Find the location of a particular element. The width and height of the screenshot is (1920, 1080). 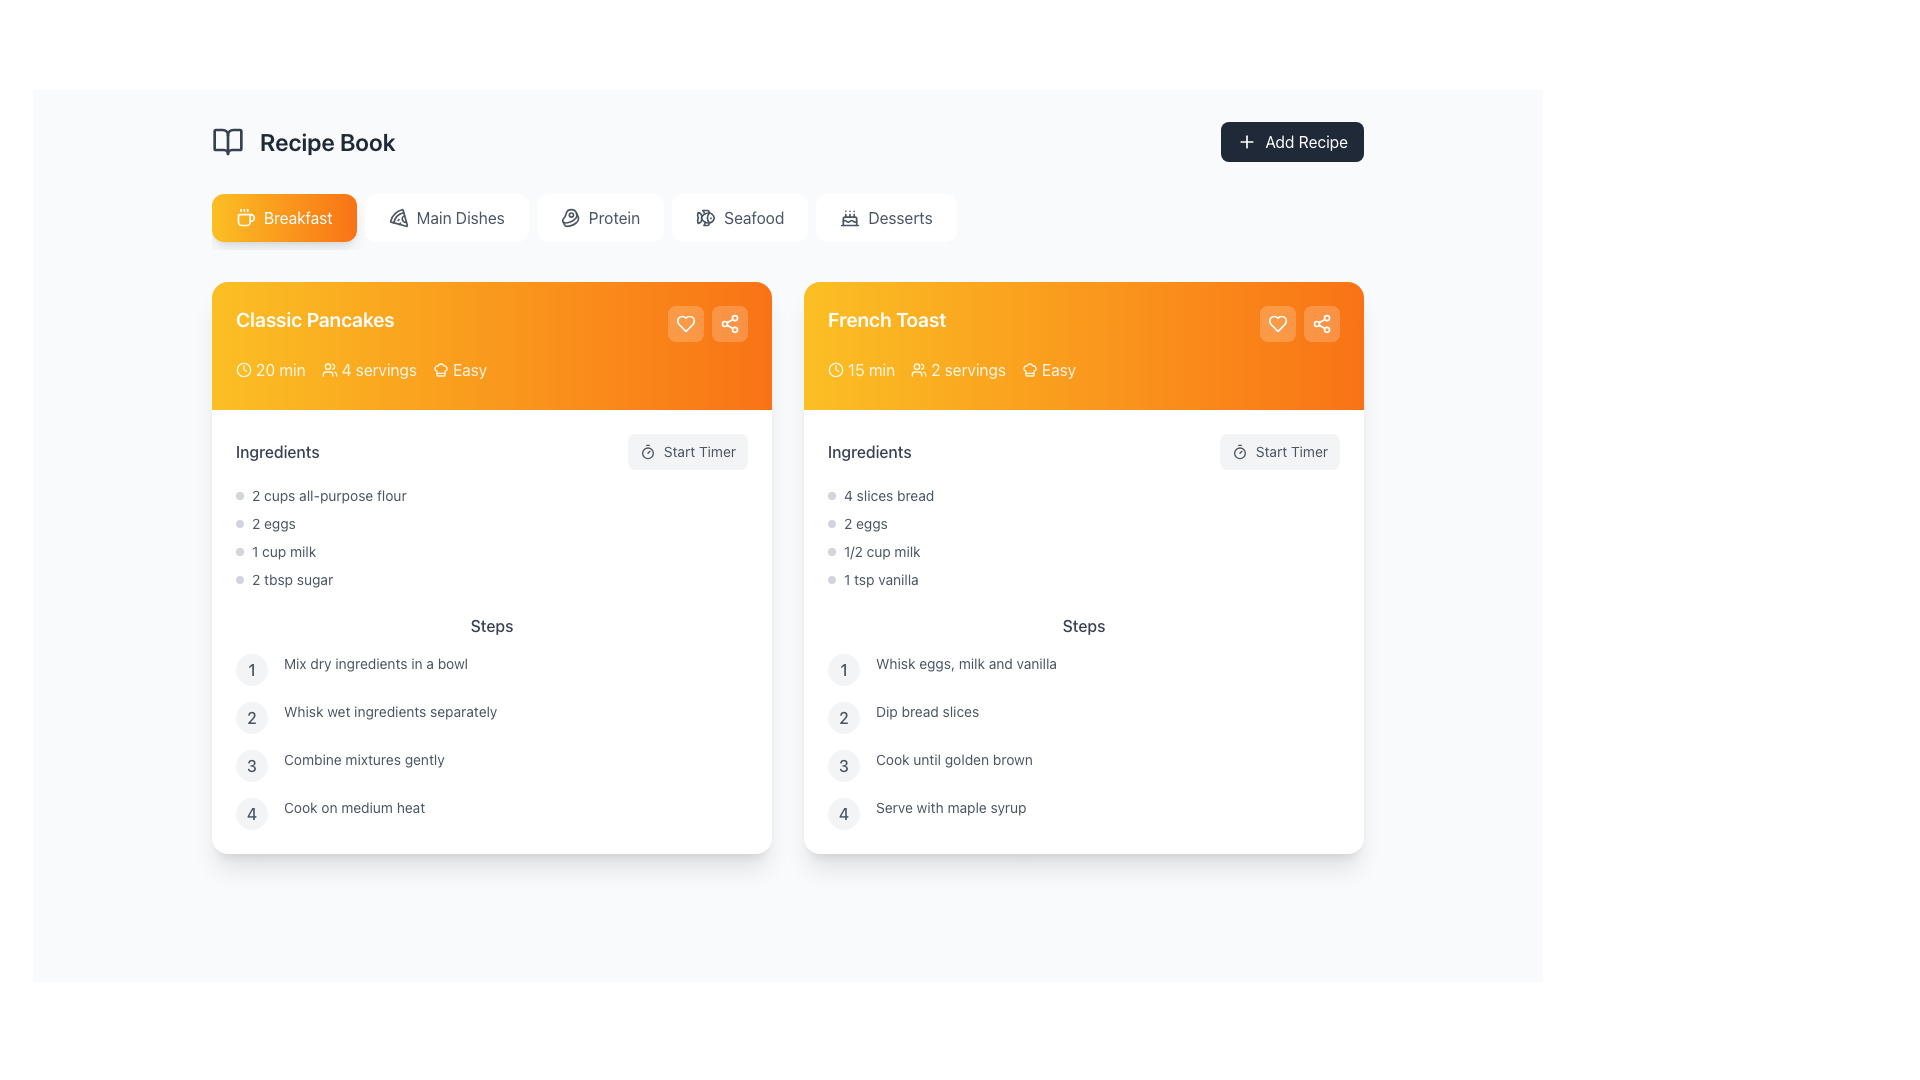

text label displaying 'French Toast' in bold white font, located on the header of the recipe card against an orange gradient background is located at coordinates (886, 319).